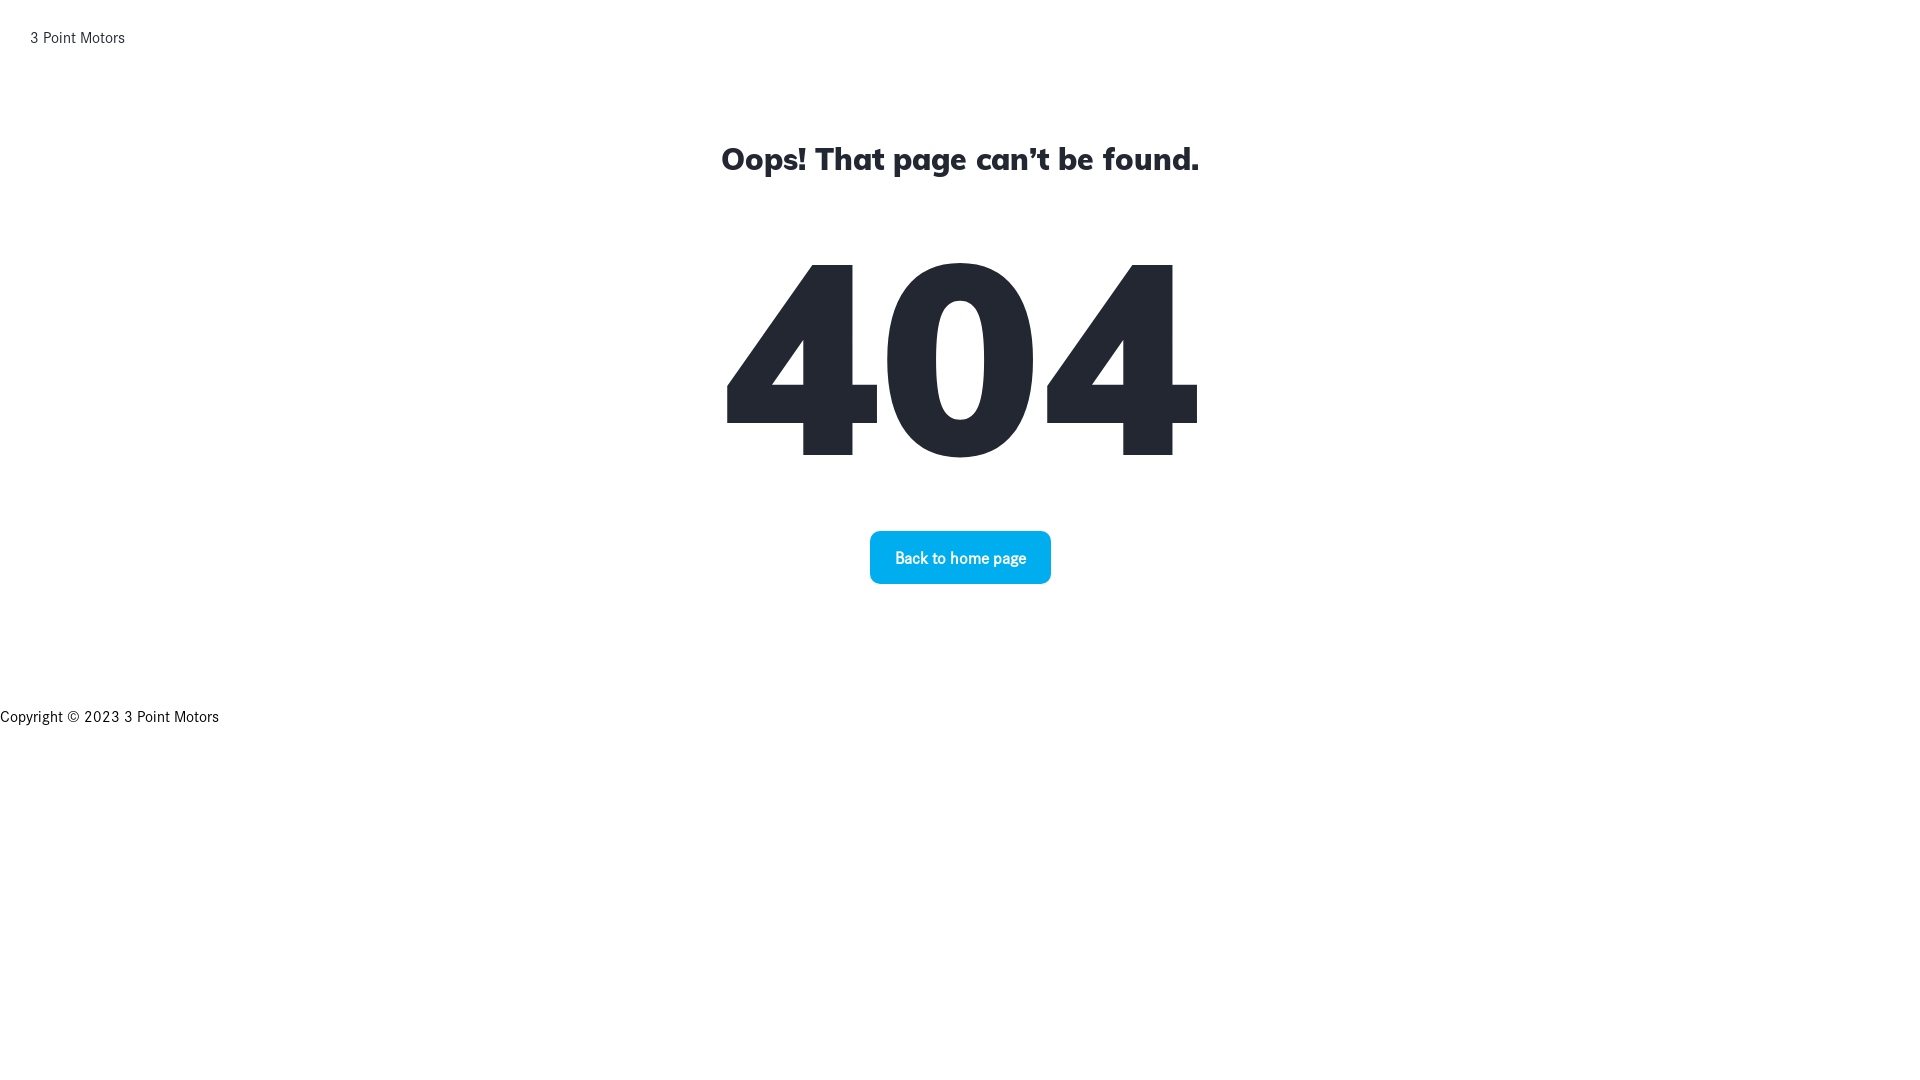 This screenshot has width=1920, height=1080. Describe the element at coordinates (77, 37) in the screenshot. I see `'3 Point Motors'` at that location.